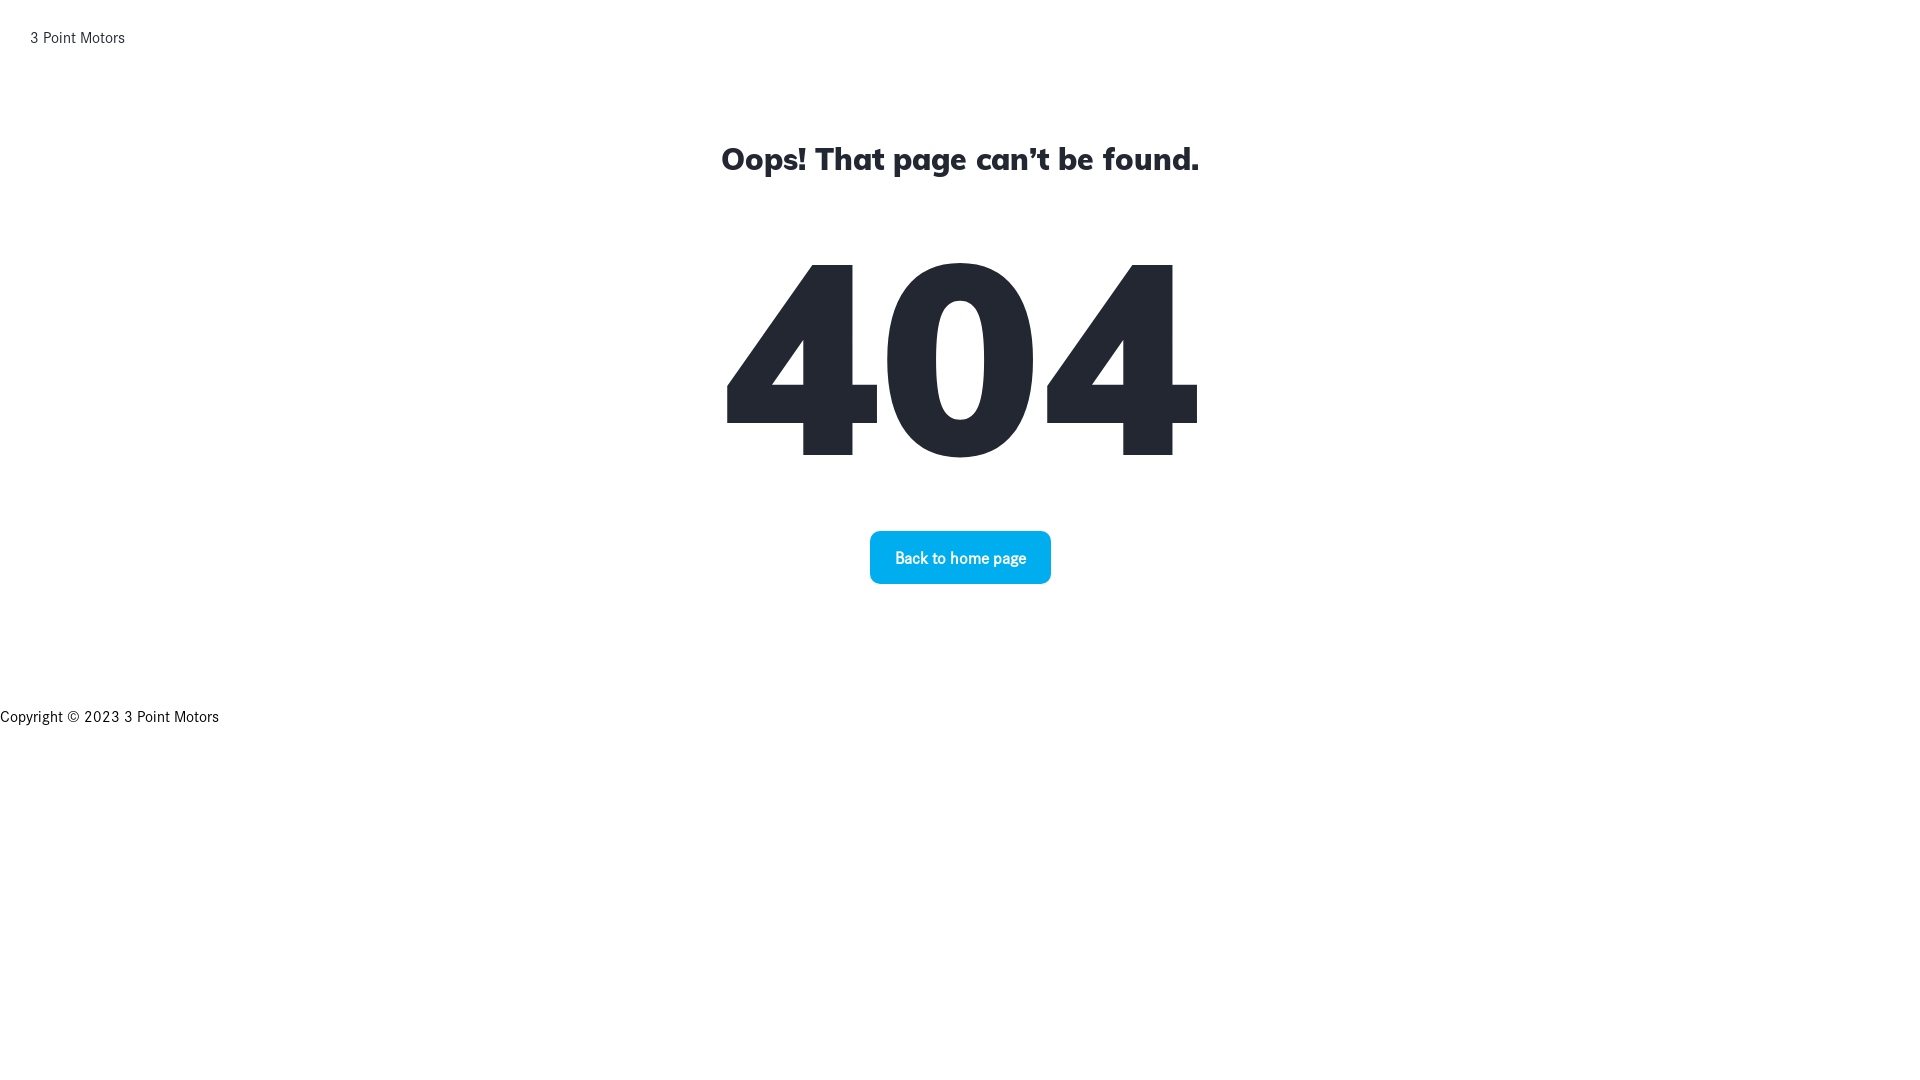 This screenshot has width=1920, height=1080. Describe the element at coordinates (77, 37) in the screenshot. I see `'3 Point Motors'` at that location.